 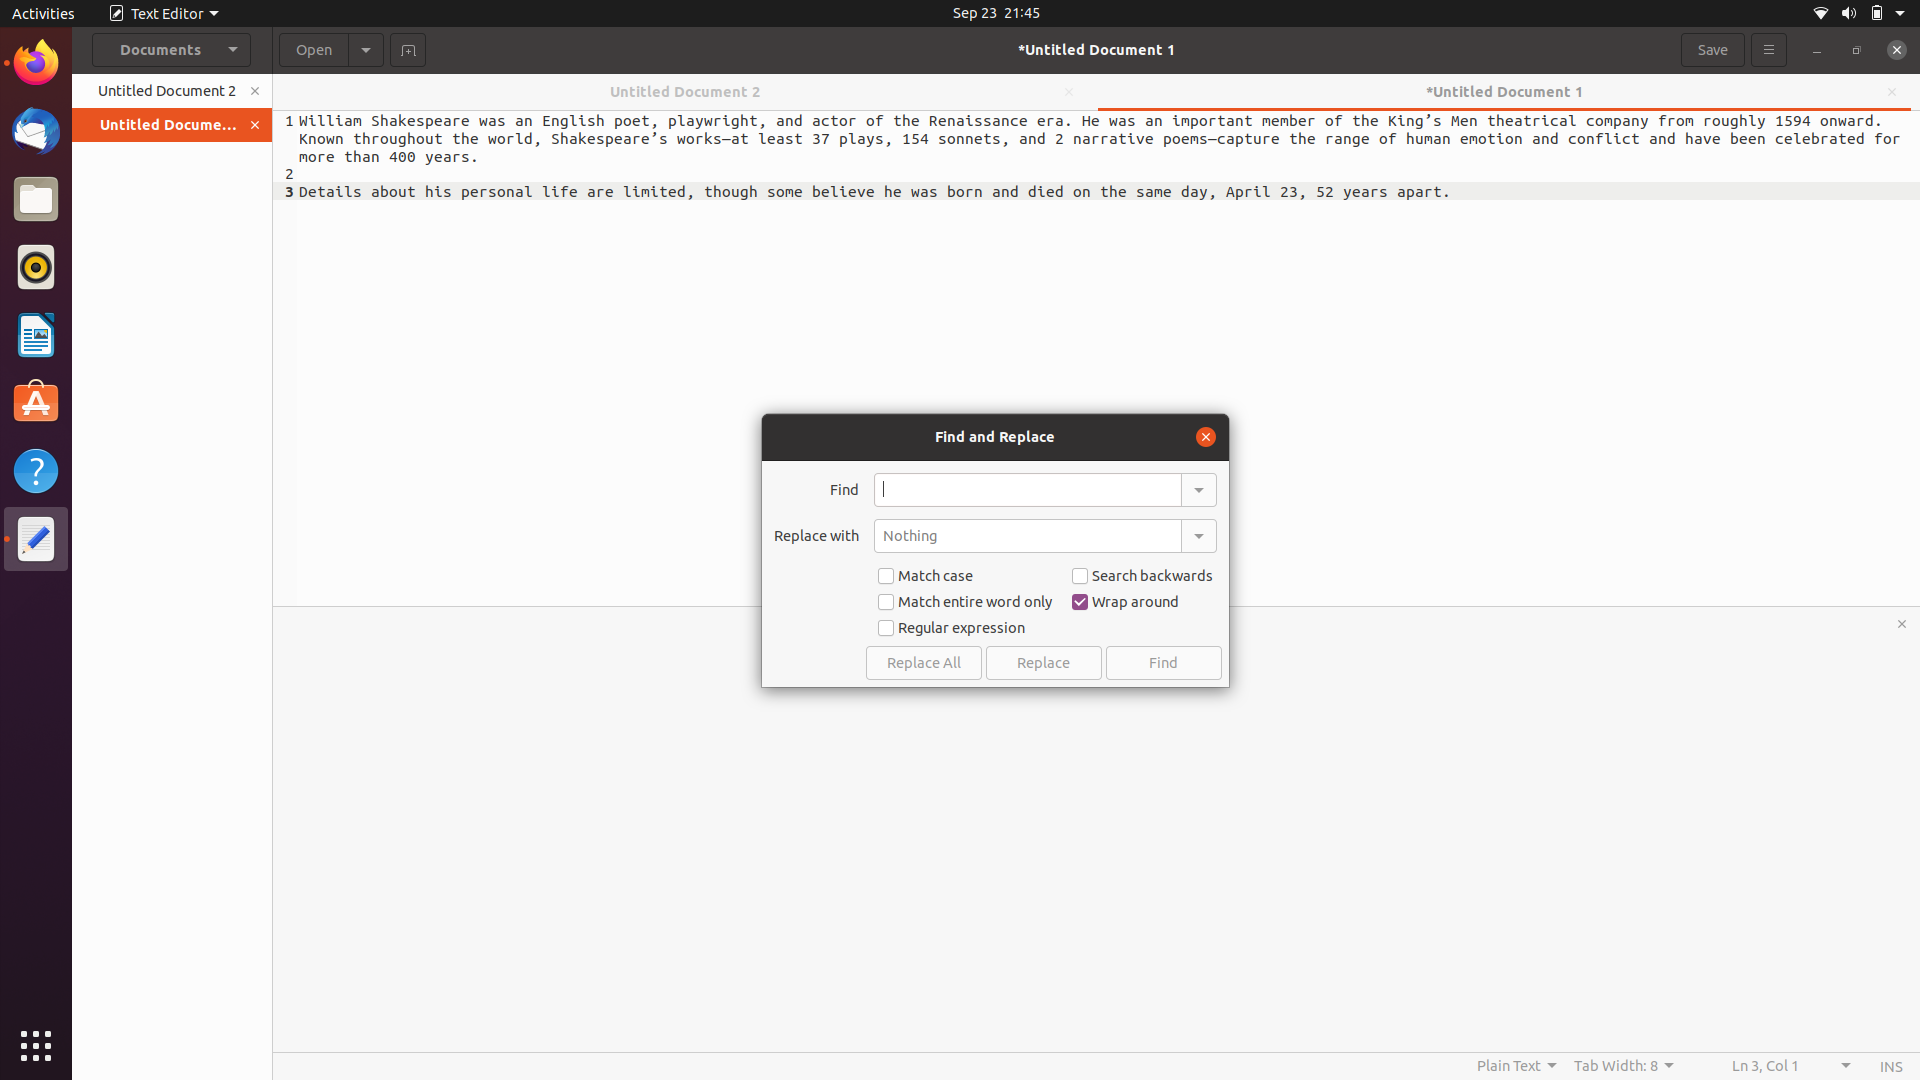 I want to click on Locate all words commencing with "an" in the given document, so click(x=1027, y=489).